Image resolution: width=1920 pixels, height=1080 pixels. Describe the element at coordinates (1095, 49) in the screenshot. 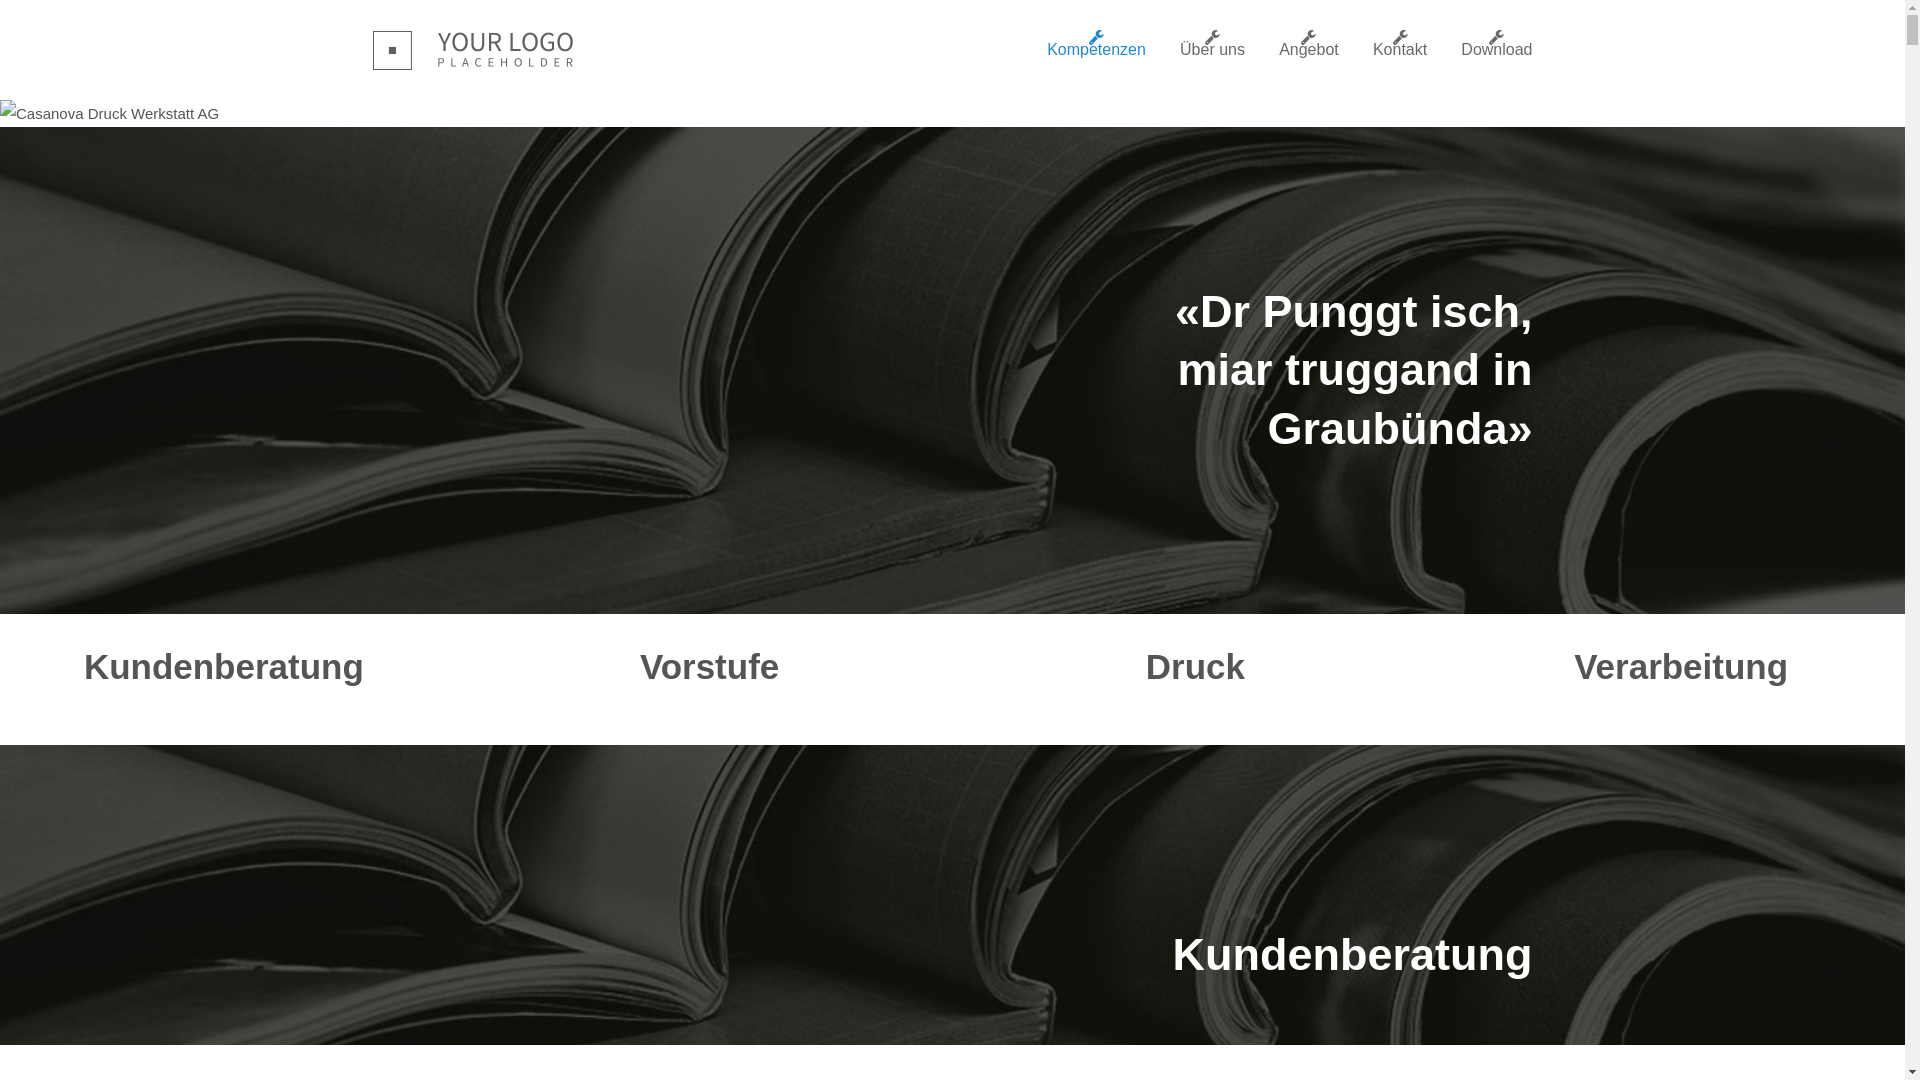

I see `'Kompetenzen'` at that location.